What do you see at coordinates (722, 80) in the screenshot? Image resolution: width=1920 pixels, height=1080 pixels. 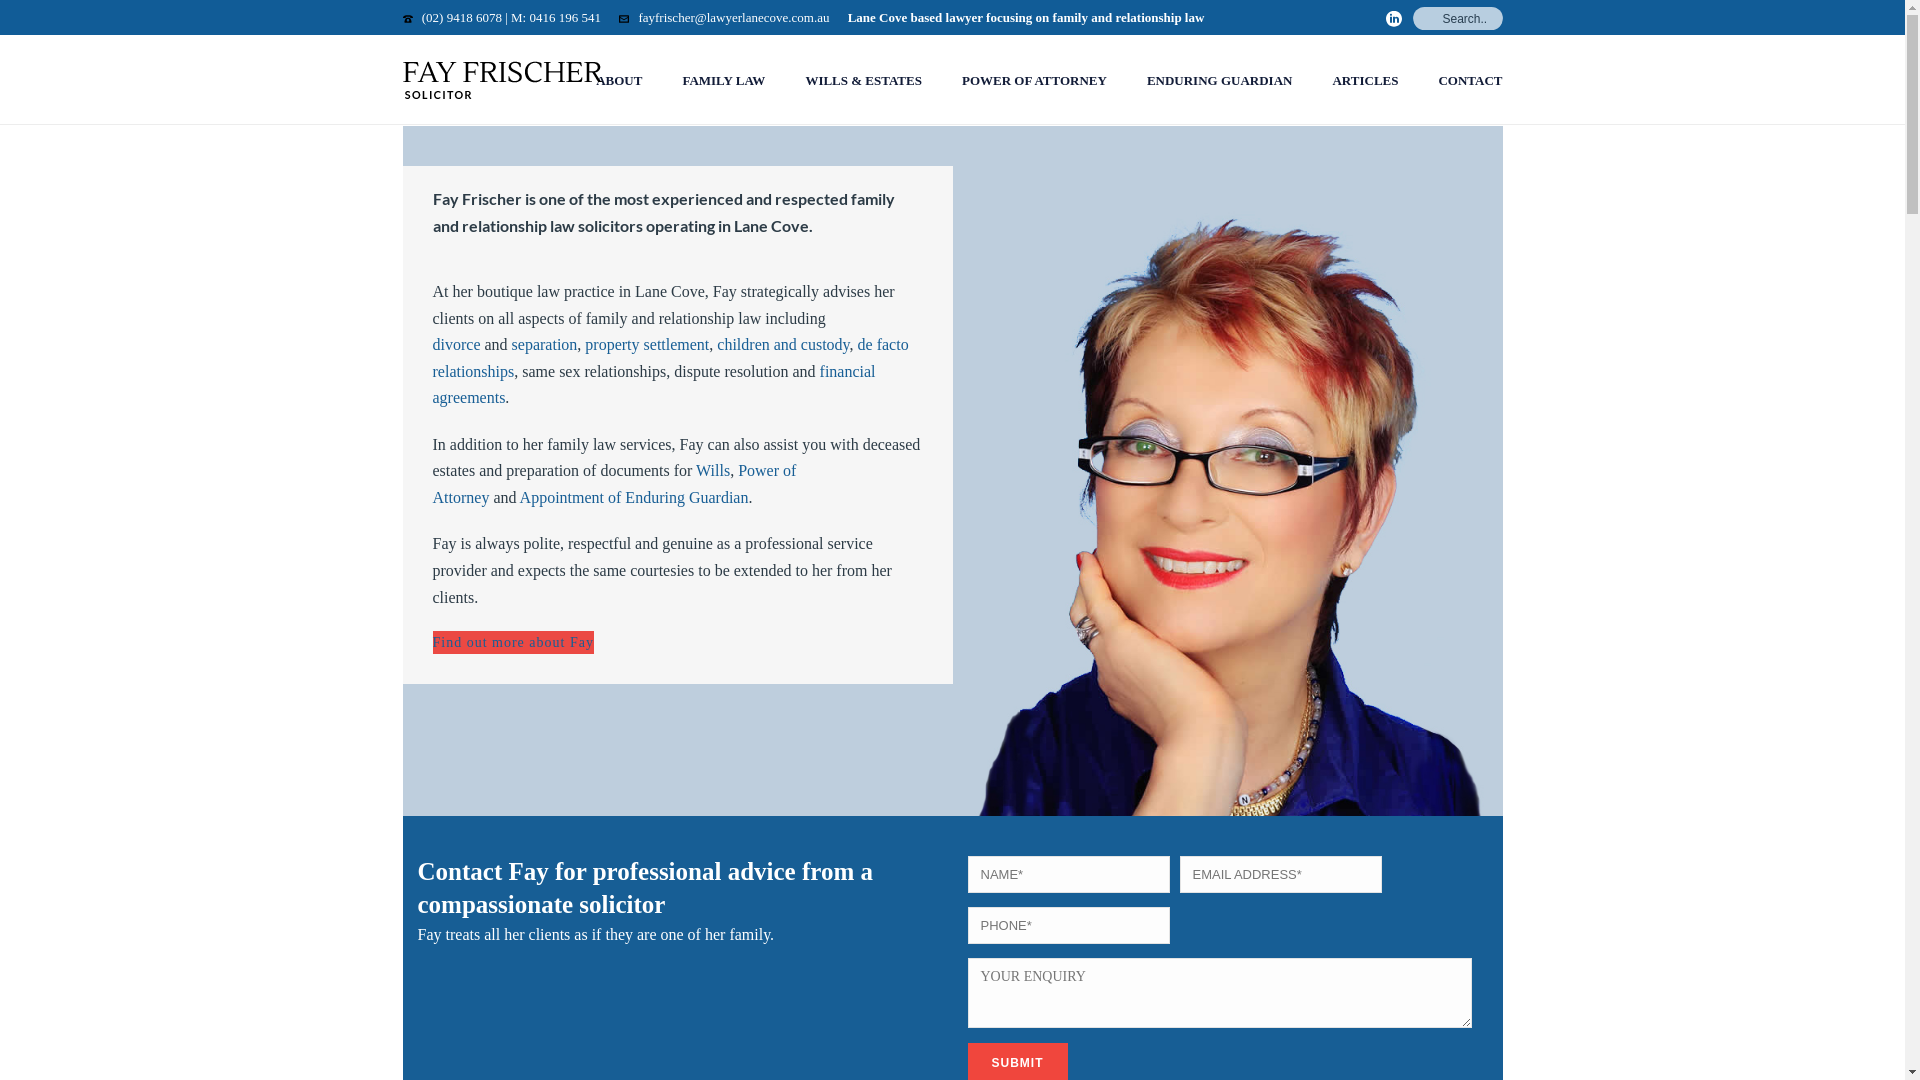 I see `'FAMILY LAW'` at bounding box center [722, 80].